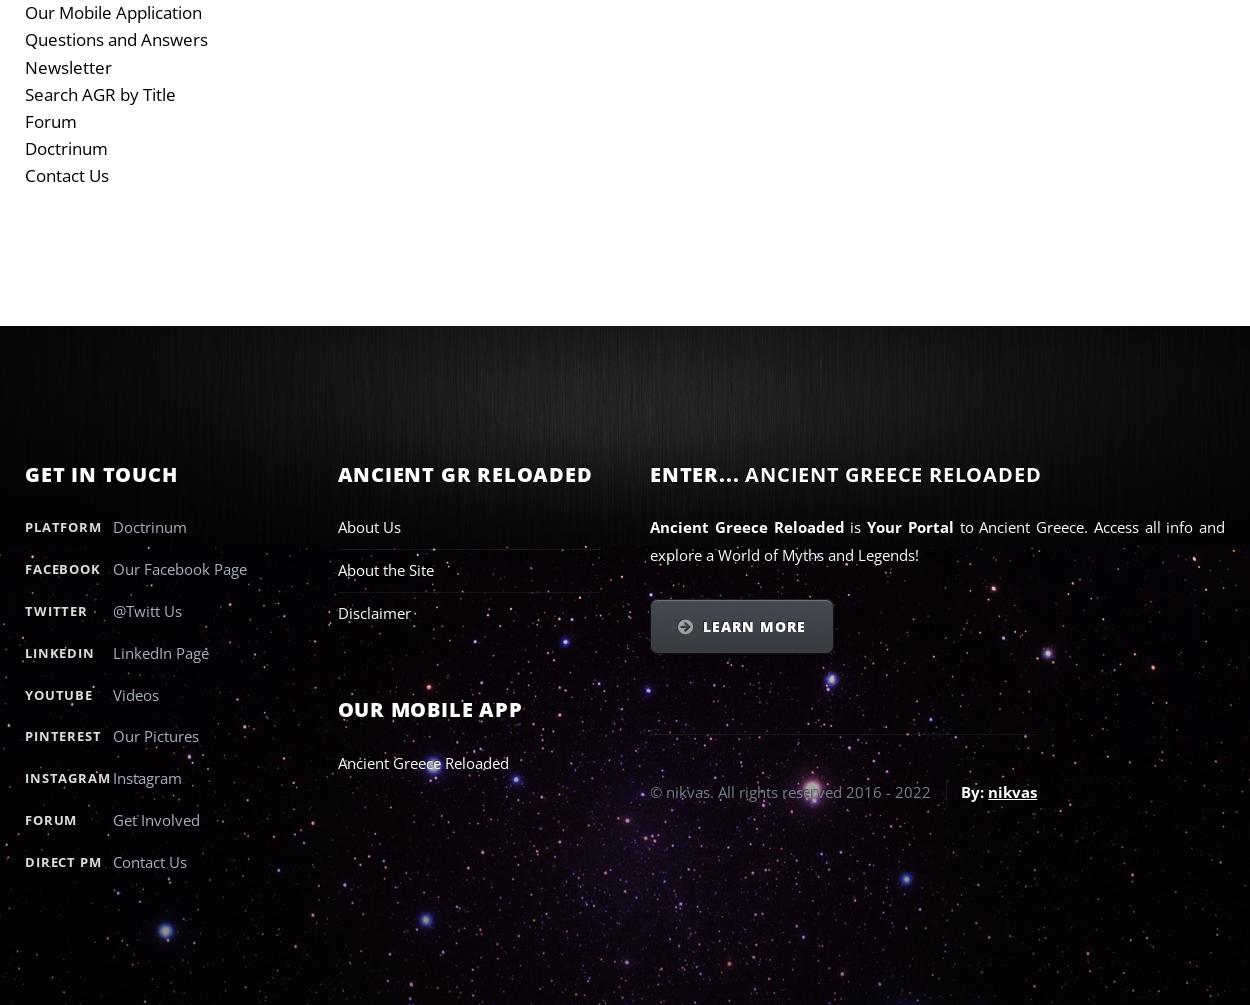  I want to click on 'Get in touch', so click(25, 473).